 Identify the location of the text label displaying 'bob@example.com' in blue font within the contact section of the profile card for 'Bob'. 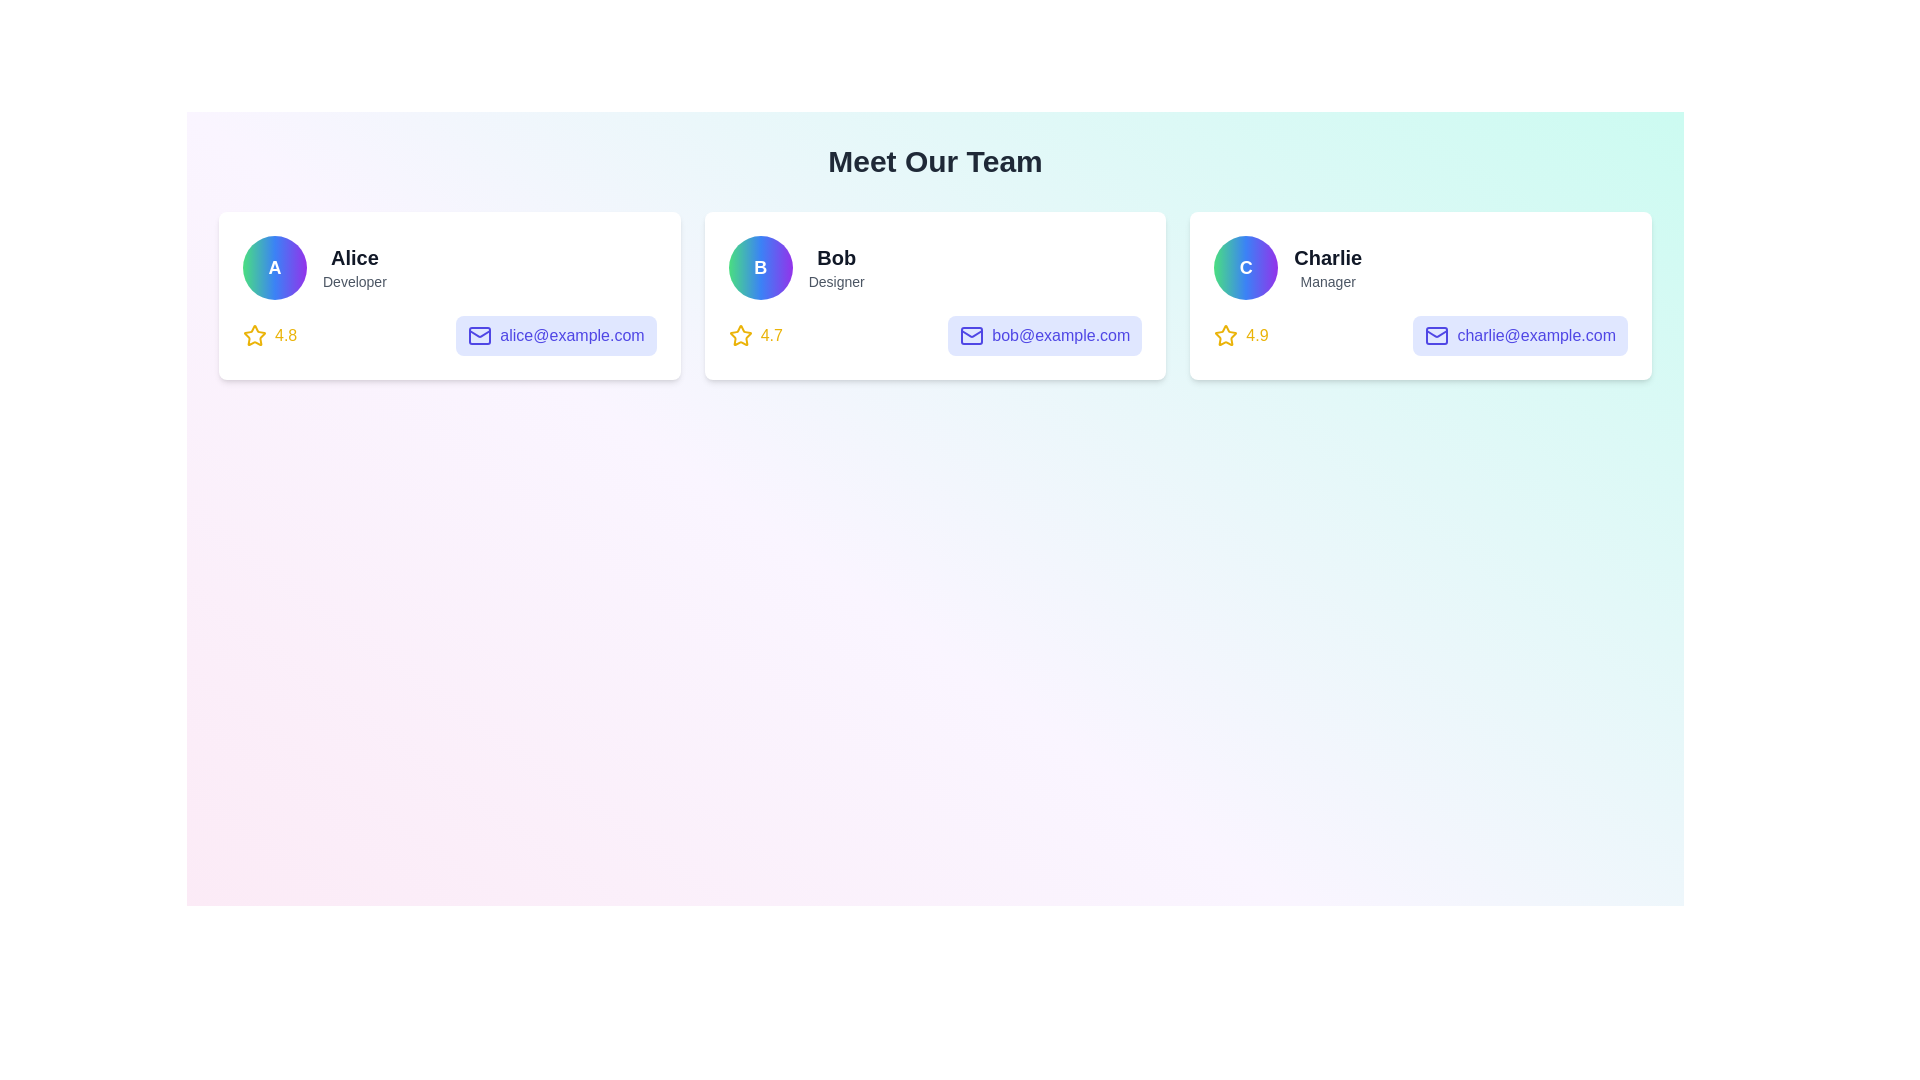
(1060, 334).